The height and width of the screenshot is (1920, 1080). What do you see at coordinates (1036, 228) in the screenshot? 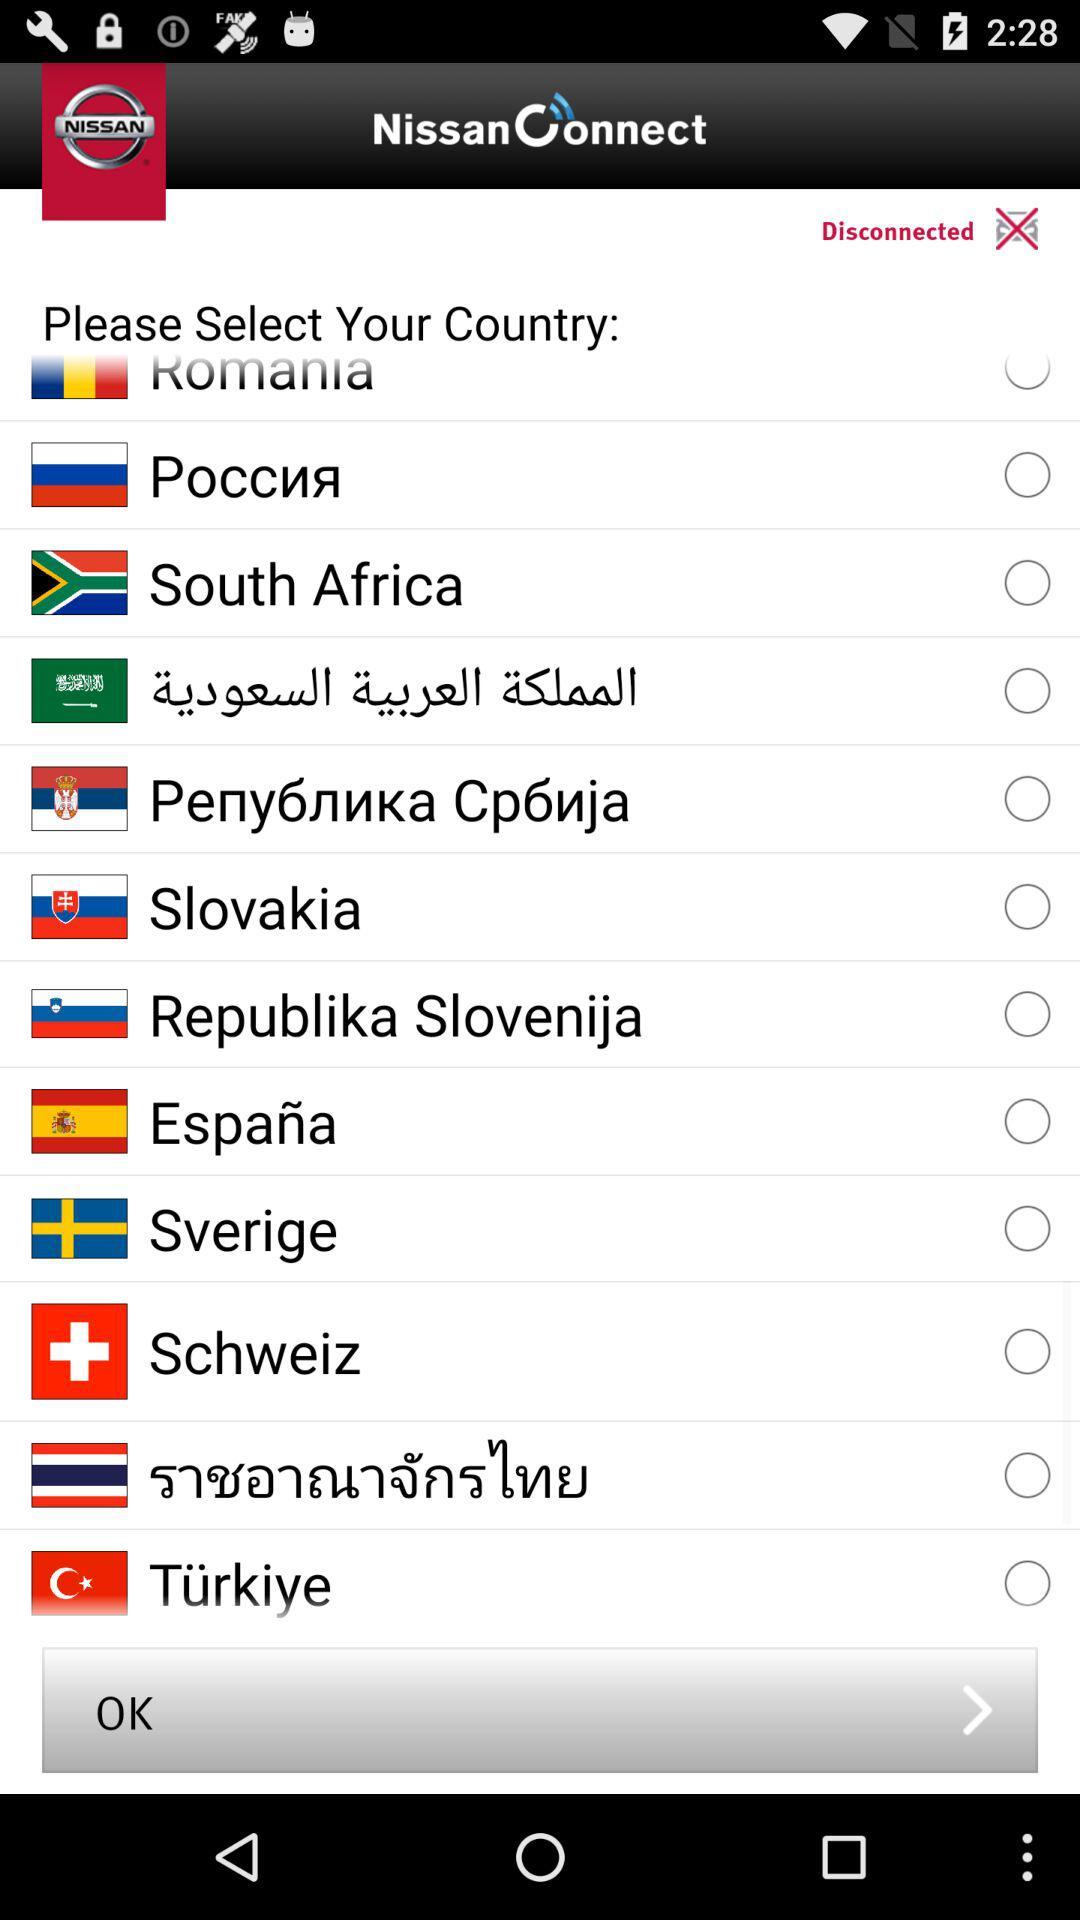
I see `the icon next to the disconnected item` at bounding box center [1036, 228].